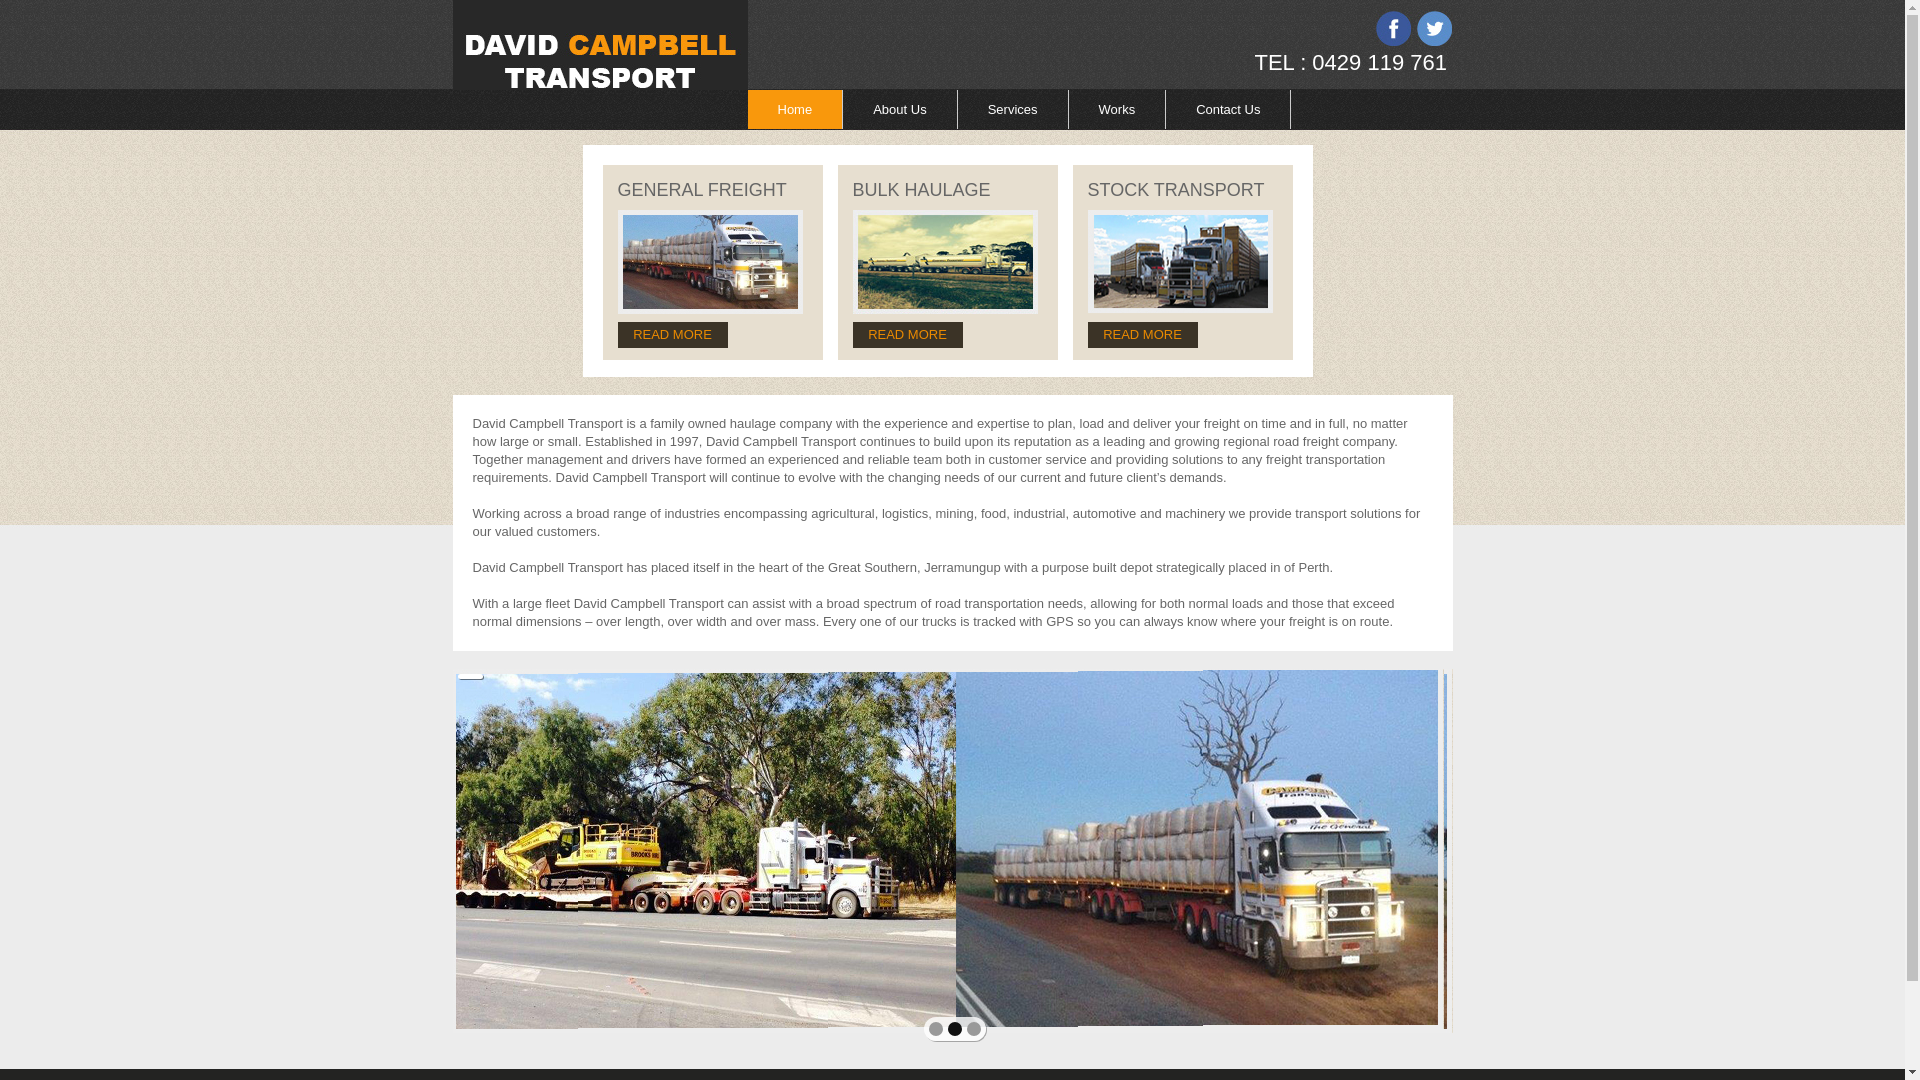  I want to click on 'About Us', so click(899, 109).